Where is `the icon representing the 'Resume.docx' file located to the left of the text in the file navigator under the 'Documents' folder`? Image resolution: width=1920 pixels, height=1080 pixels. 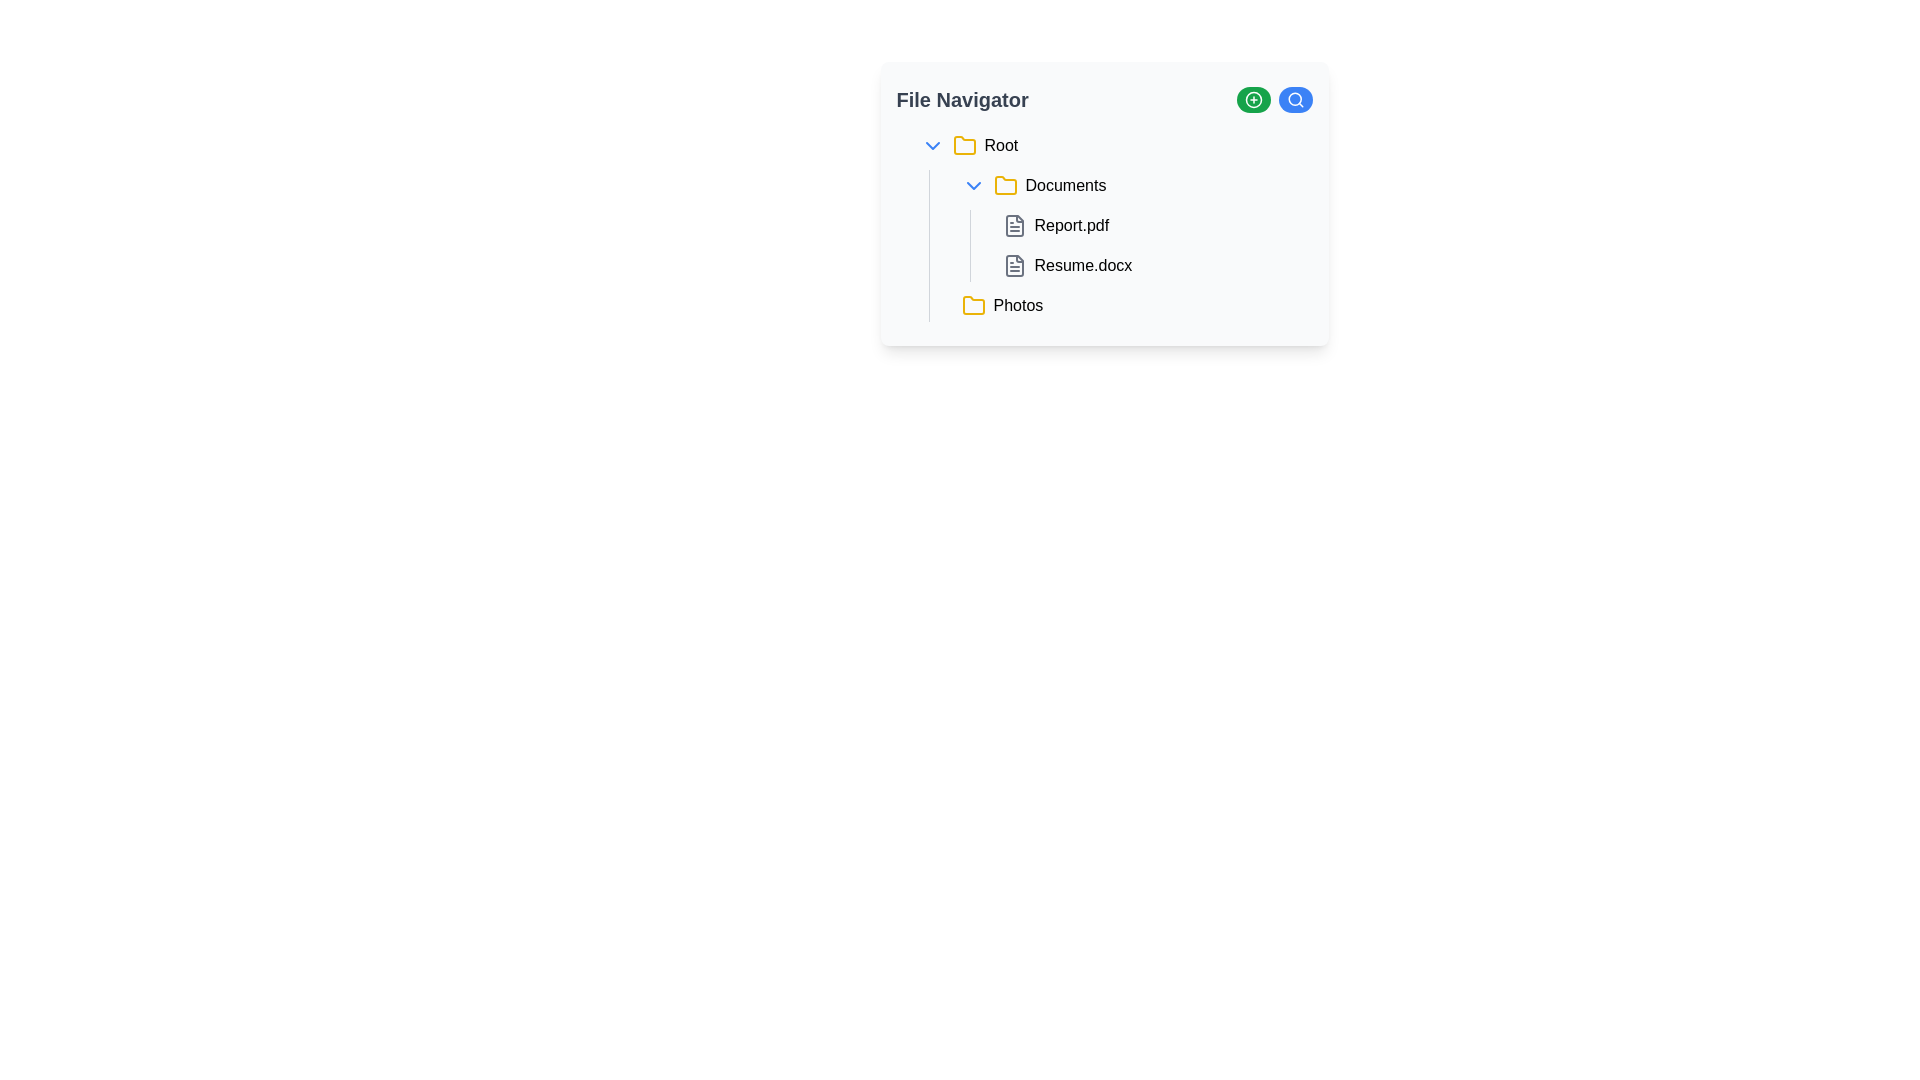
the icon representing the 'Resume.docx' file located to the left of the text in the file navigator under the 'Documents' folder is located at coordinates (1014, 265).